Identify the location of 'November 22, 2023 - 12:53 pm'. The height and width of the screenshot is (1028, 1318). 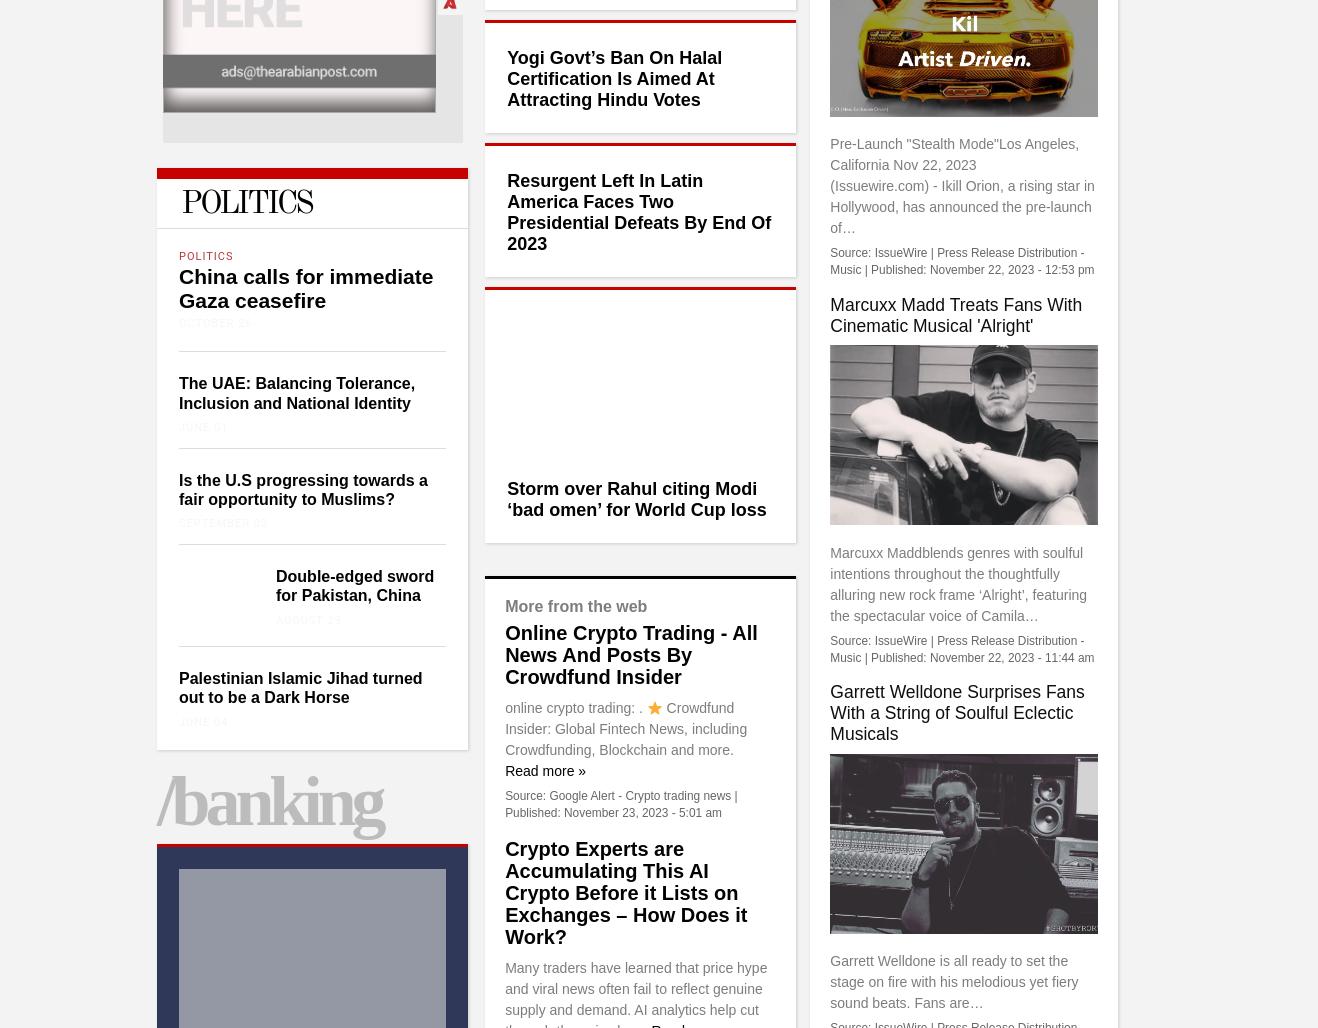
(1011, 269).